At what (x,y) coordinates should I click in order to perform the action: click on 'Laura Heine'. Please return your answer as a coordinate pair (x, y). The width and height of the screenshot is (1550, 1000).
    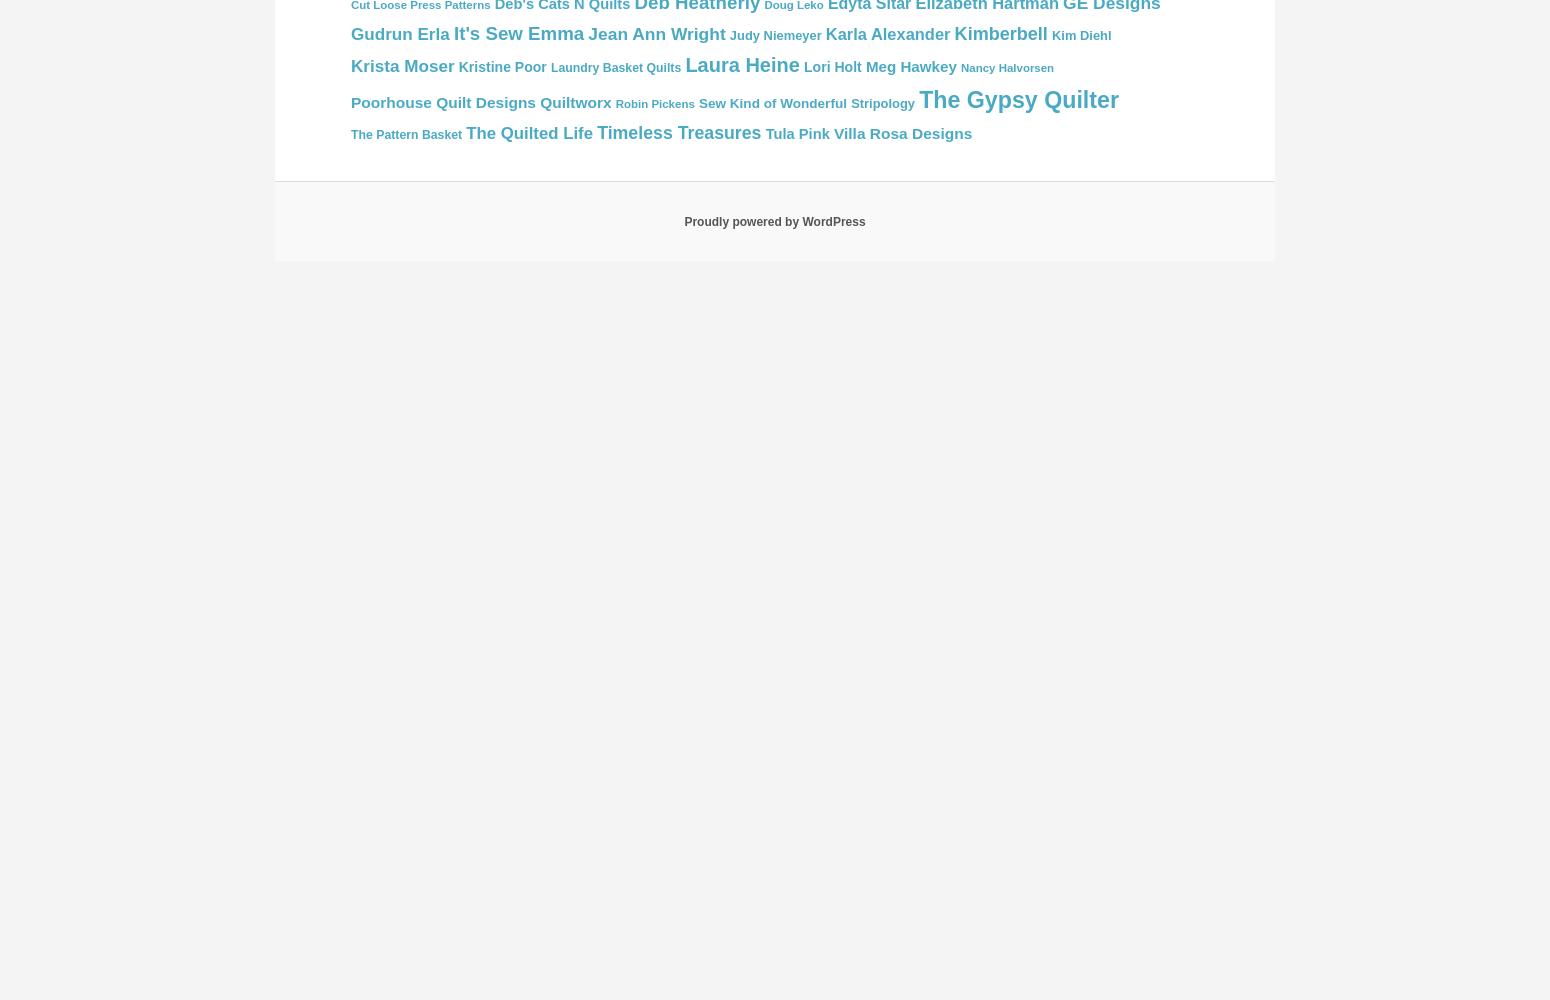
    Looking at the image, I should click on (741, 64).